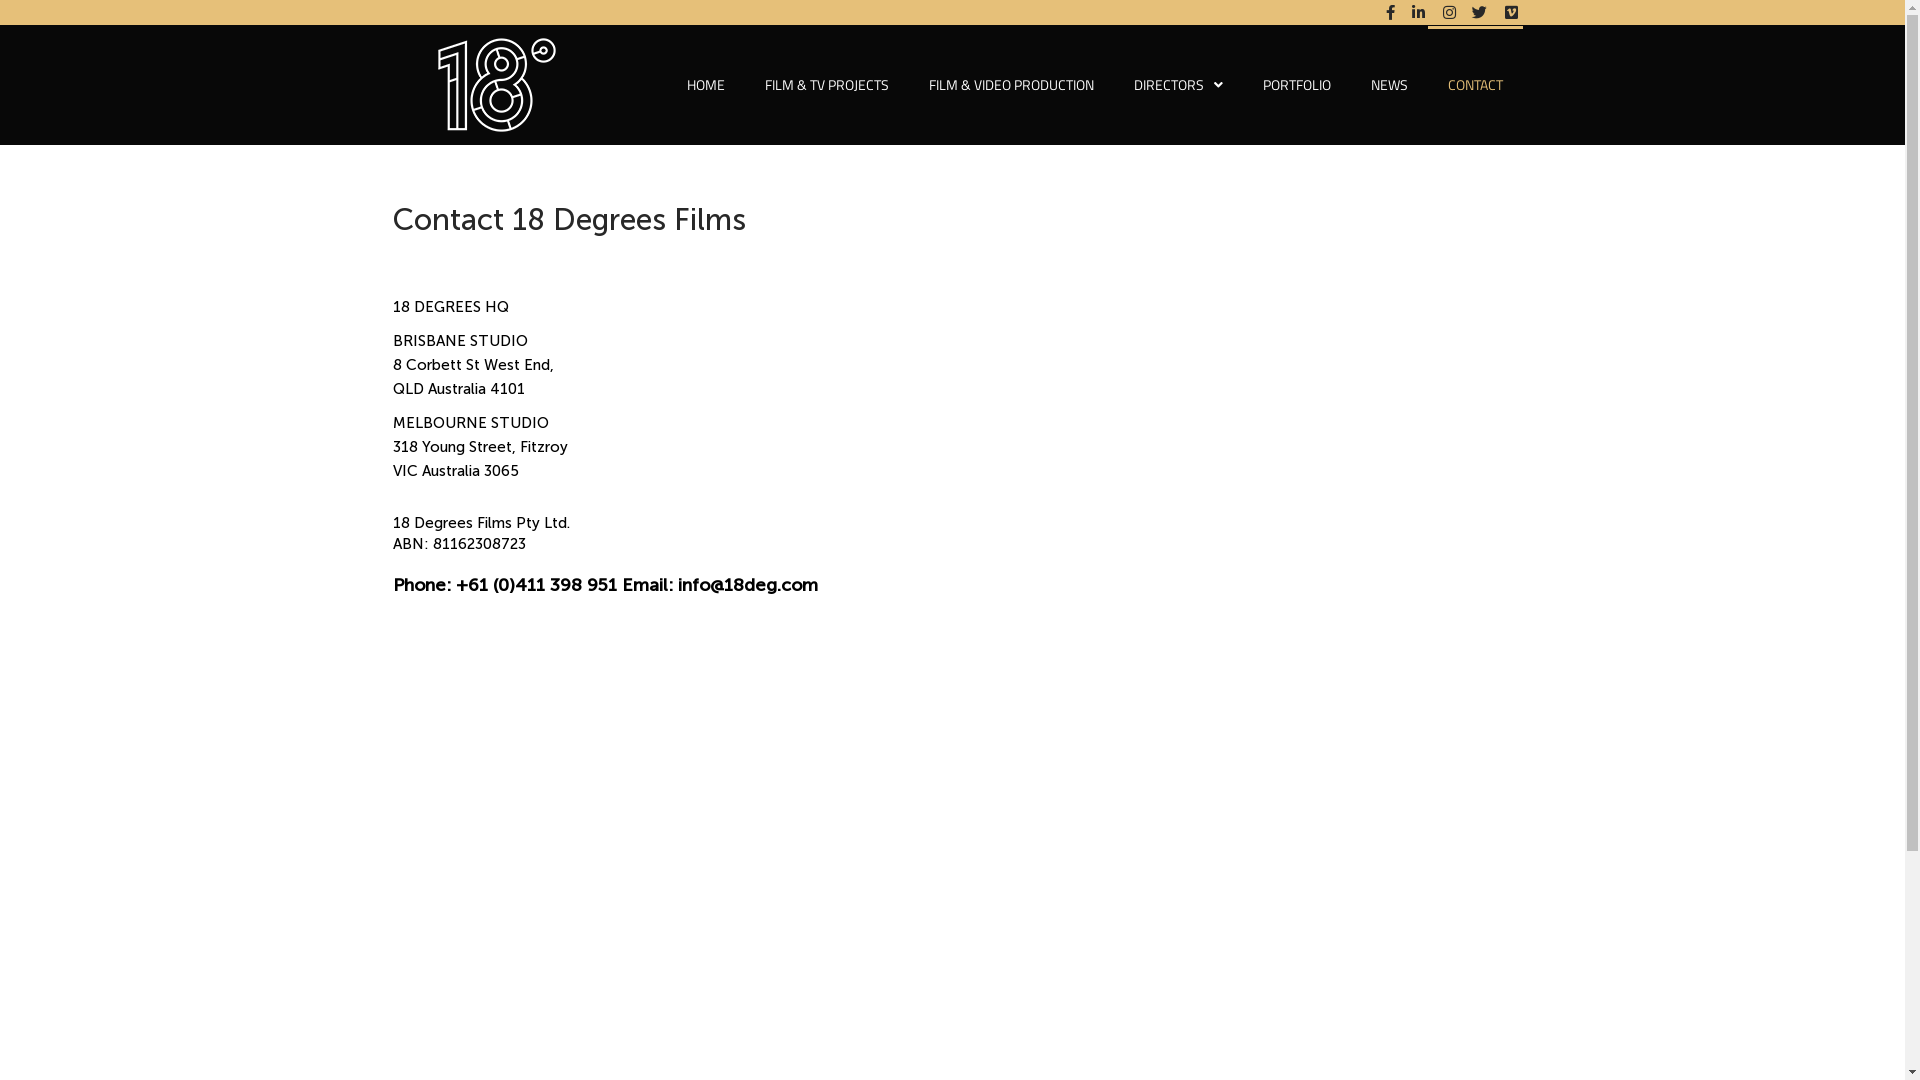 This screenshot has height=1080, width=1920. What do you see at coordinates (1427, 83) in the screenshot?
I see `'CONTACT'` at bounding box center [1427, 83].